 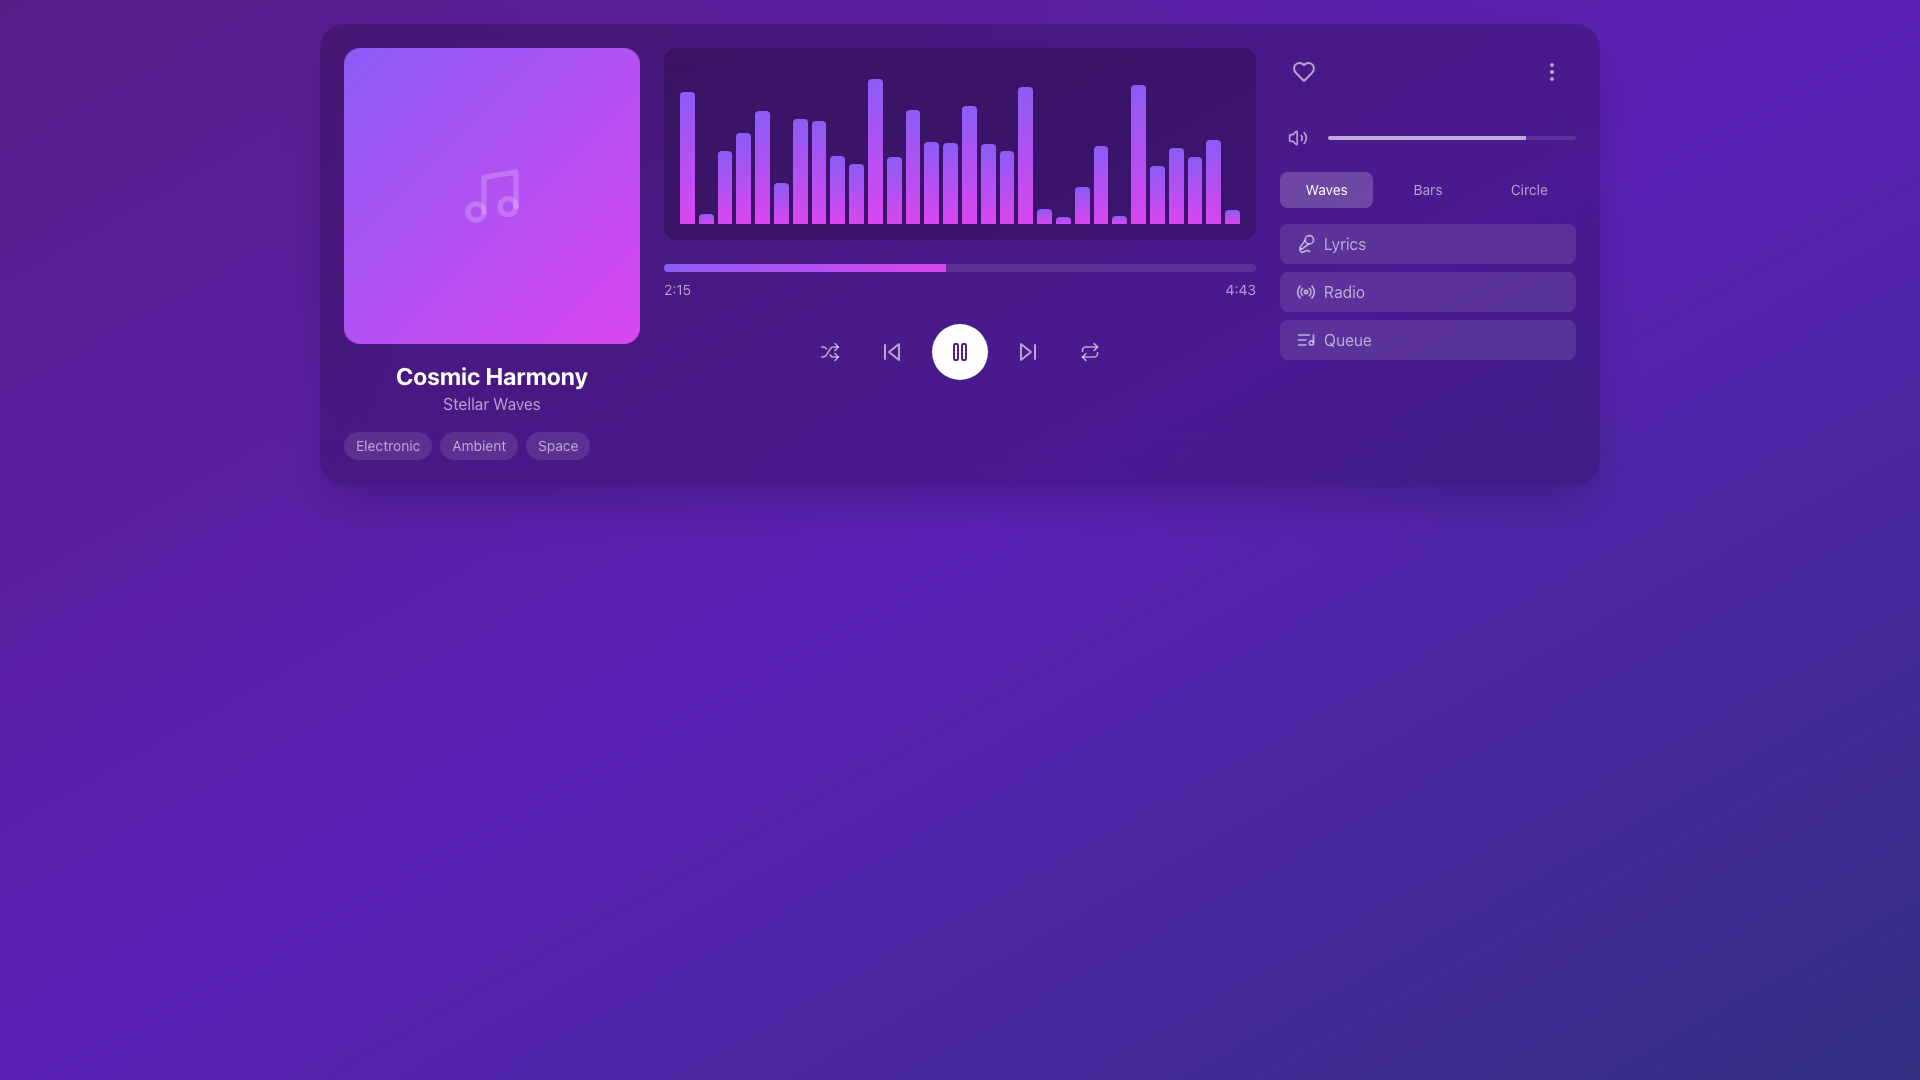 What do you see at coordinates (1043, 216) in the screenshot?
I see `the 19th vertical waveform bar on the right side of the audio waveform display, which has a gradient fill from fuchsia to violet and a rounded top` at bounding box center [1043, 216].